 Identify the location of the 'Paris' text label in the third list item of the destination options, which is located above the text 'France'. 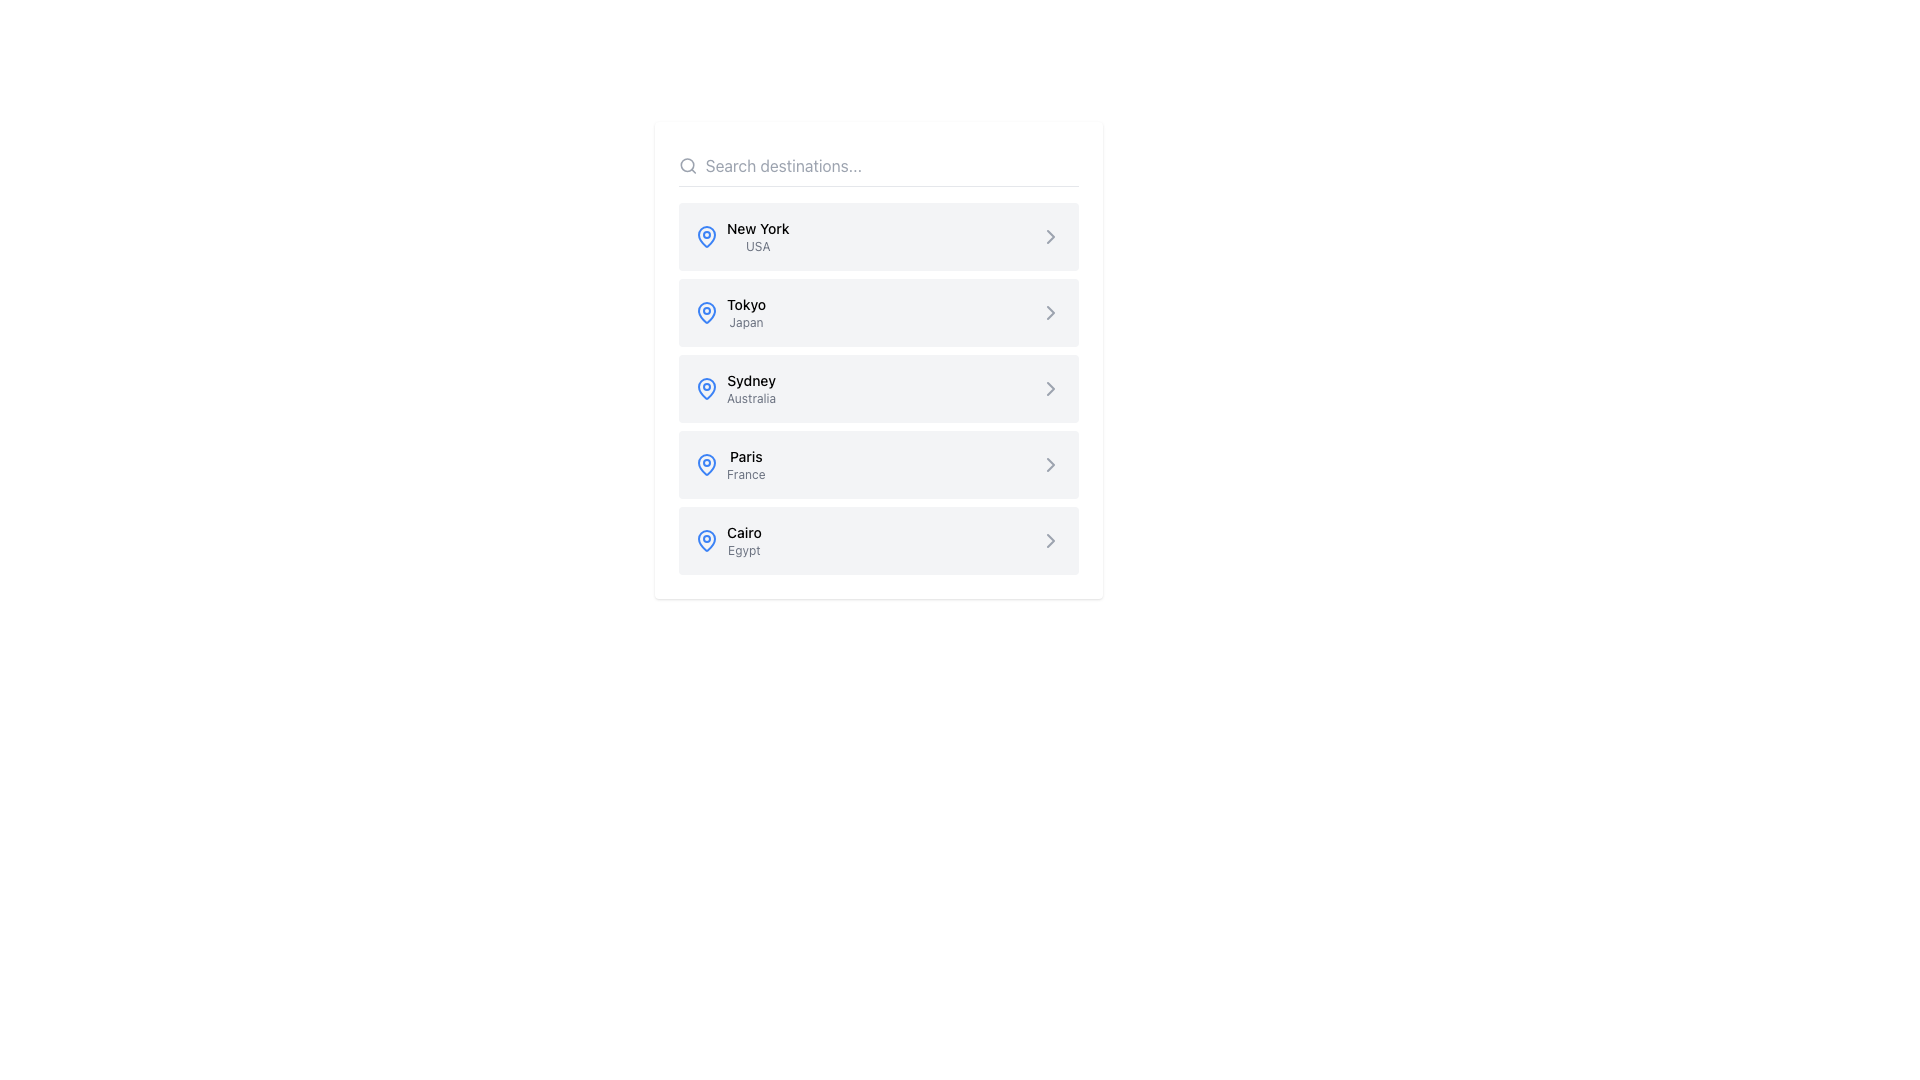
(745, 456).